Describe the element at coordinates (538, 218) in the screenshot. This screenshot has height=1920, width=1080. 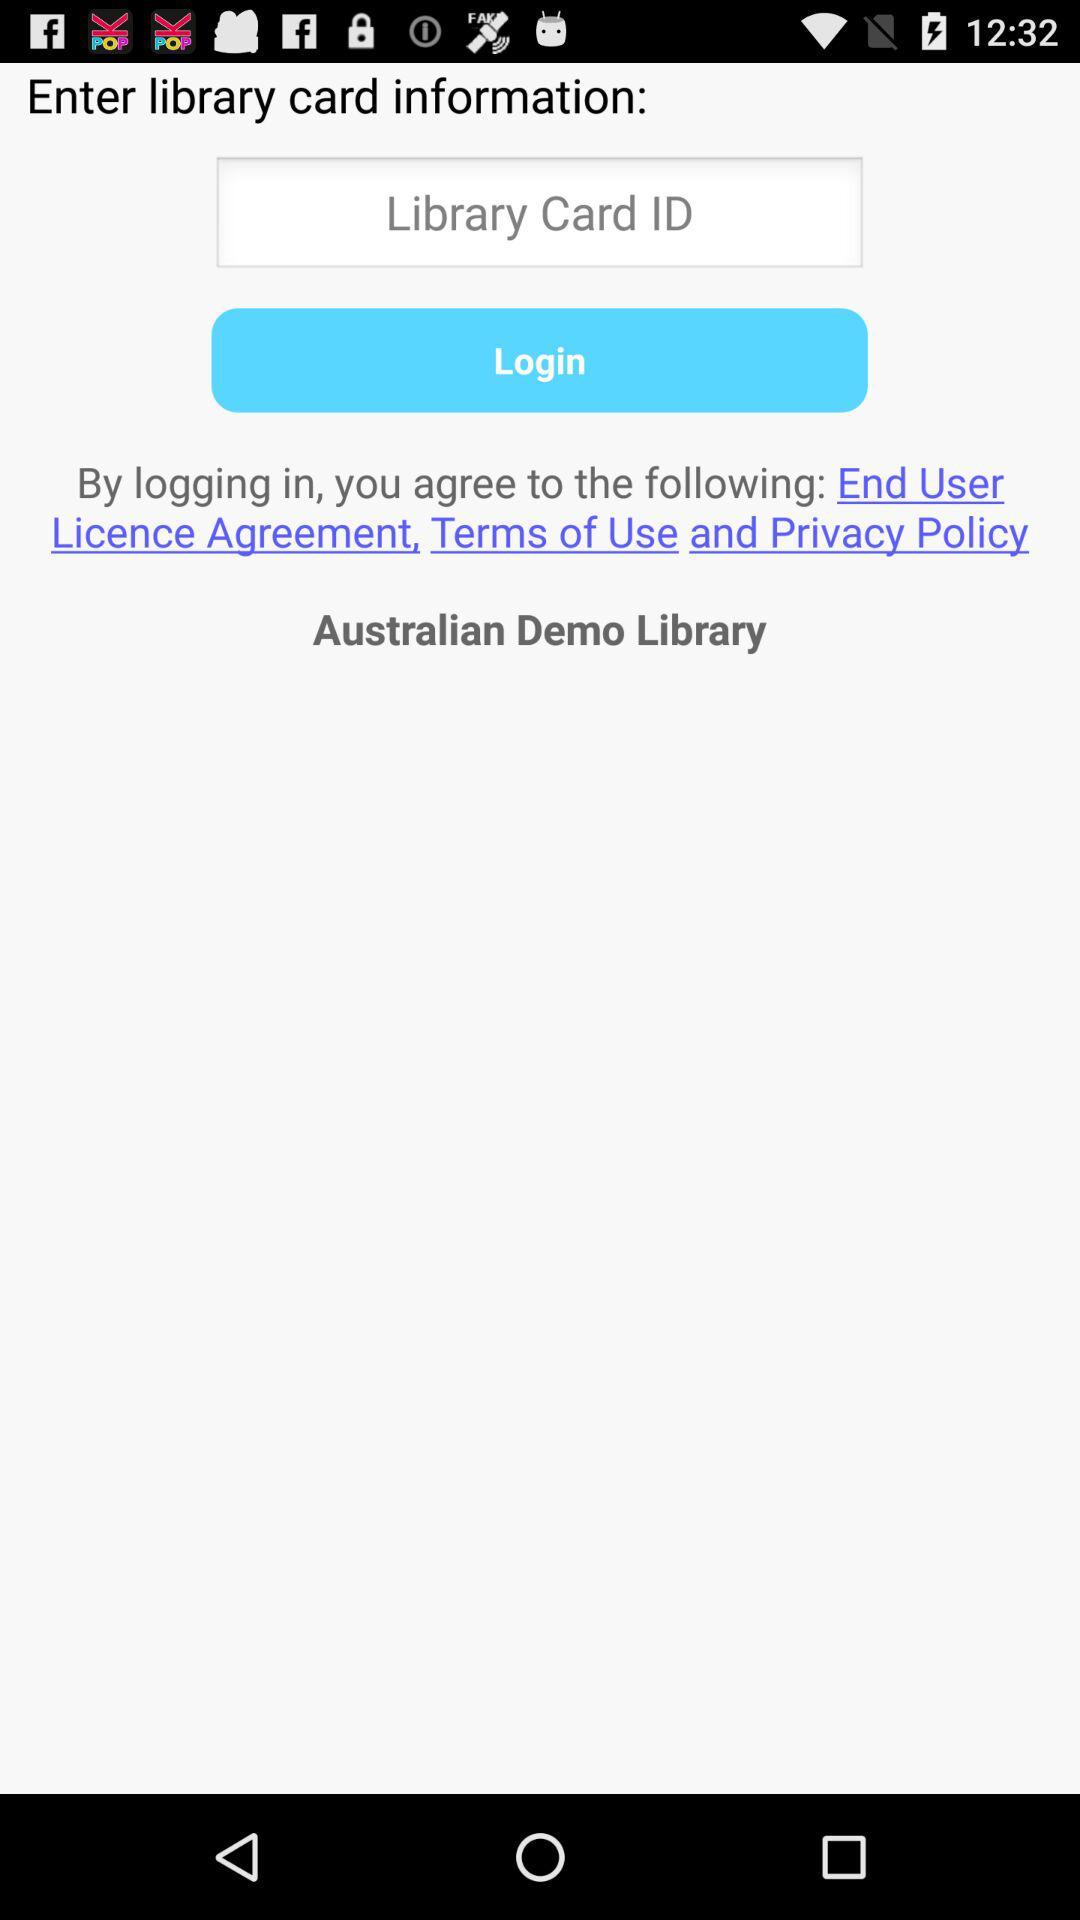
I see `library card id` at that location.